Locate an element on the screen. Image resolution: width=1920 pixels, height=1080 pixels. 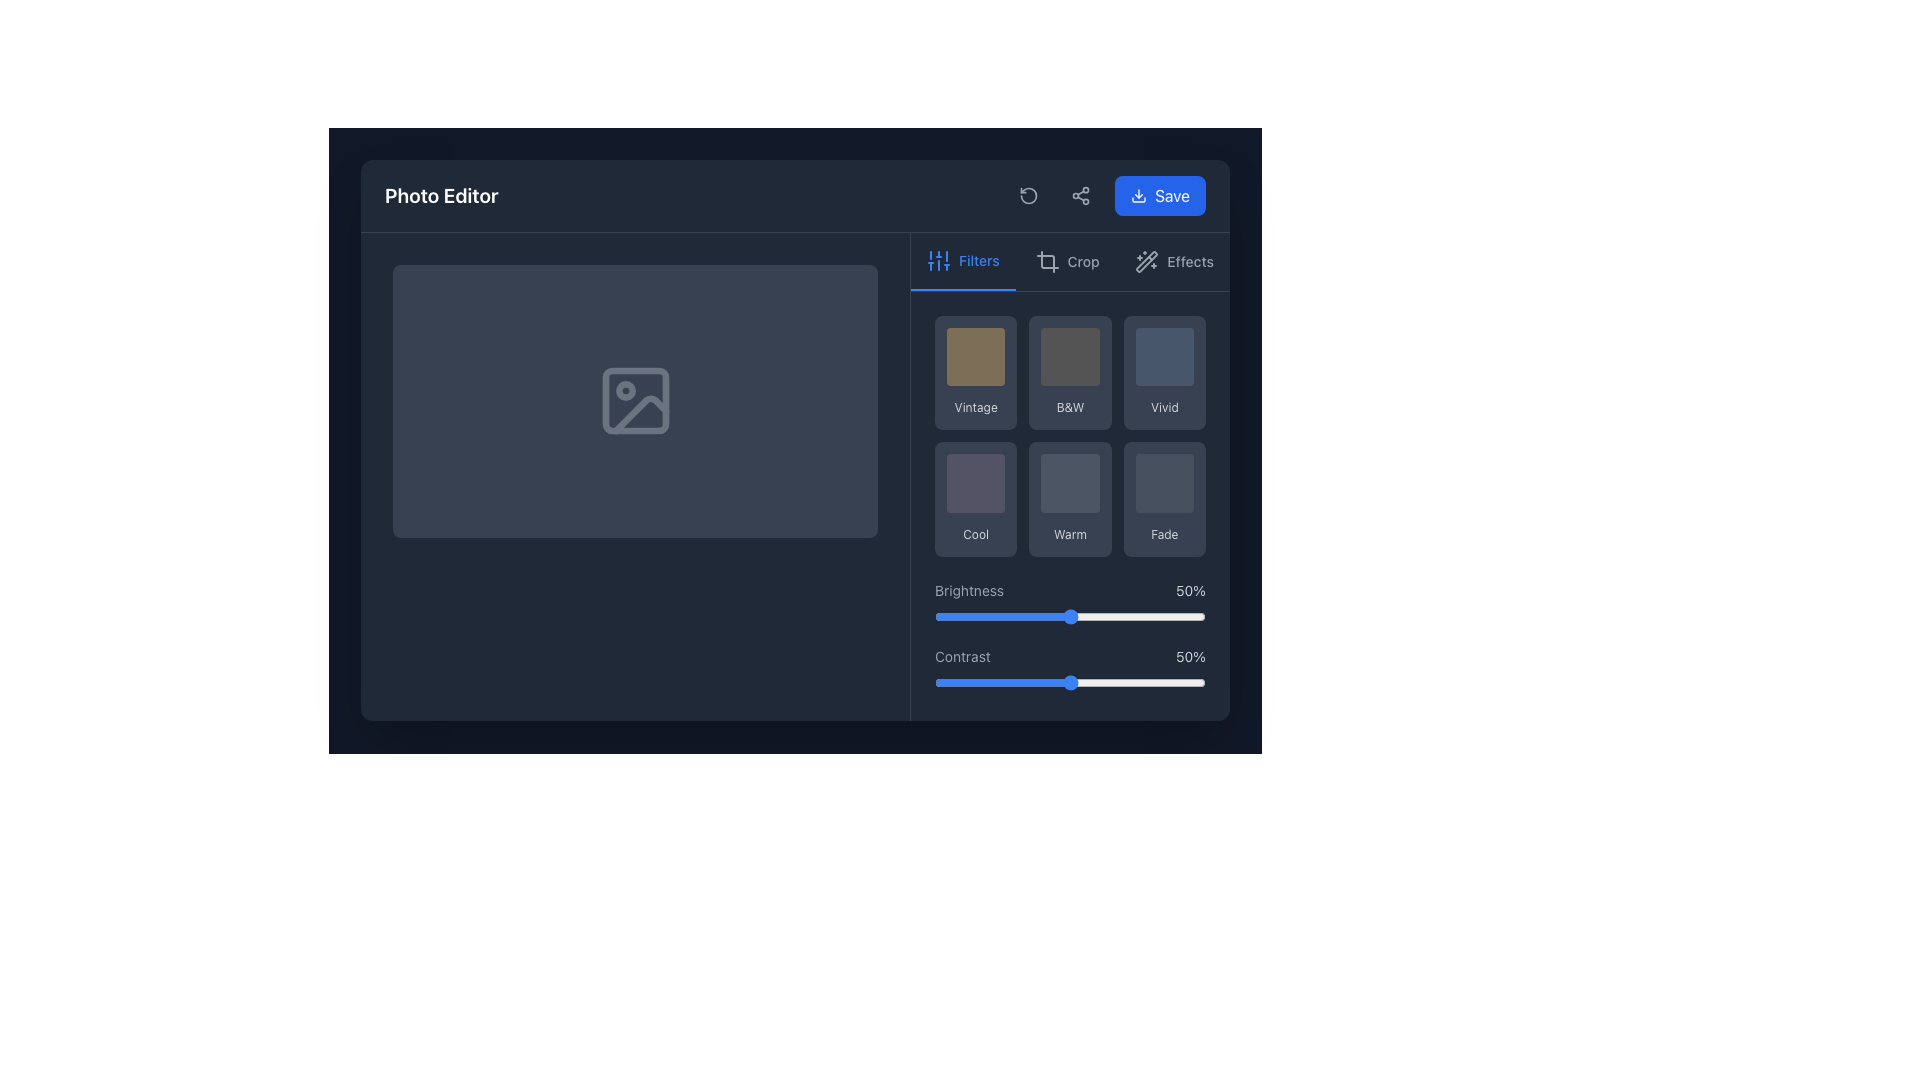
the grayish square-shaped button with rounded borders located in the 'Warm' section of the grid layout is located at coordinates (1069, 482).